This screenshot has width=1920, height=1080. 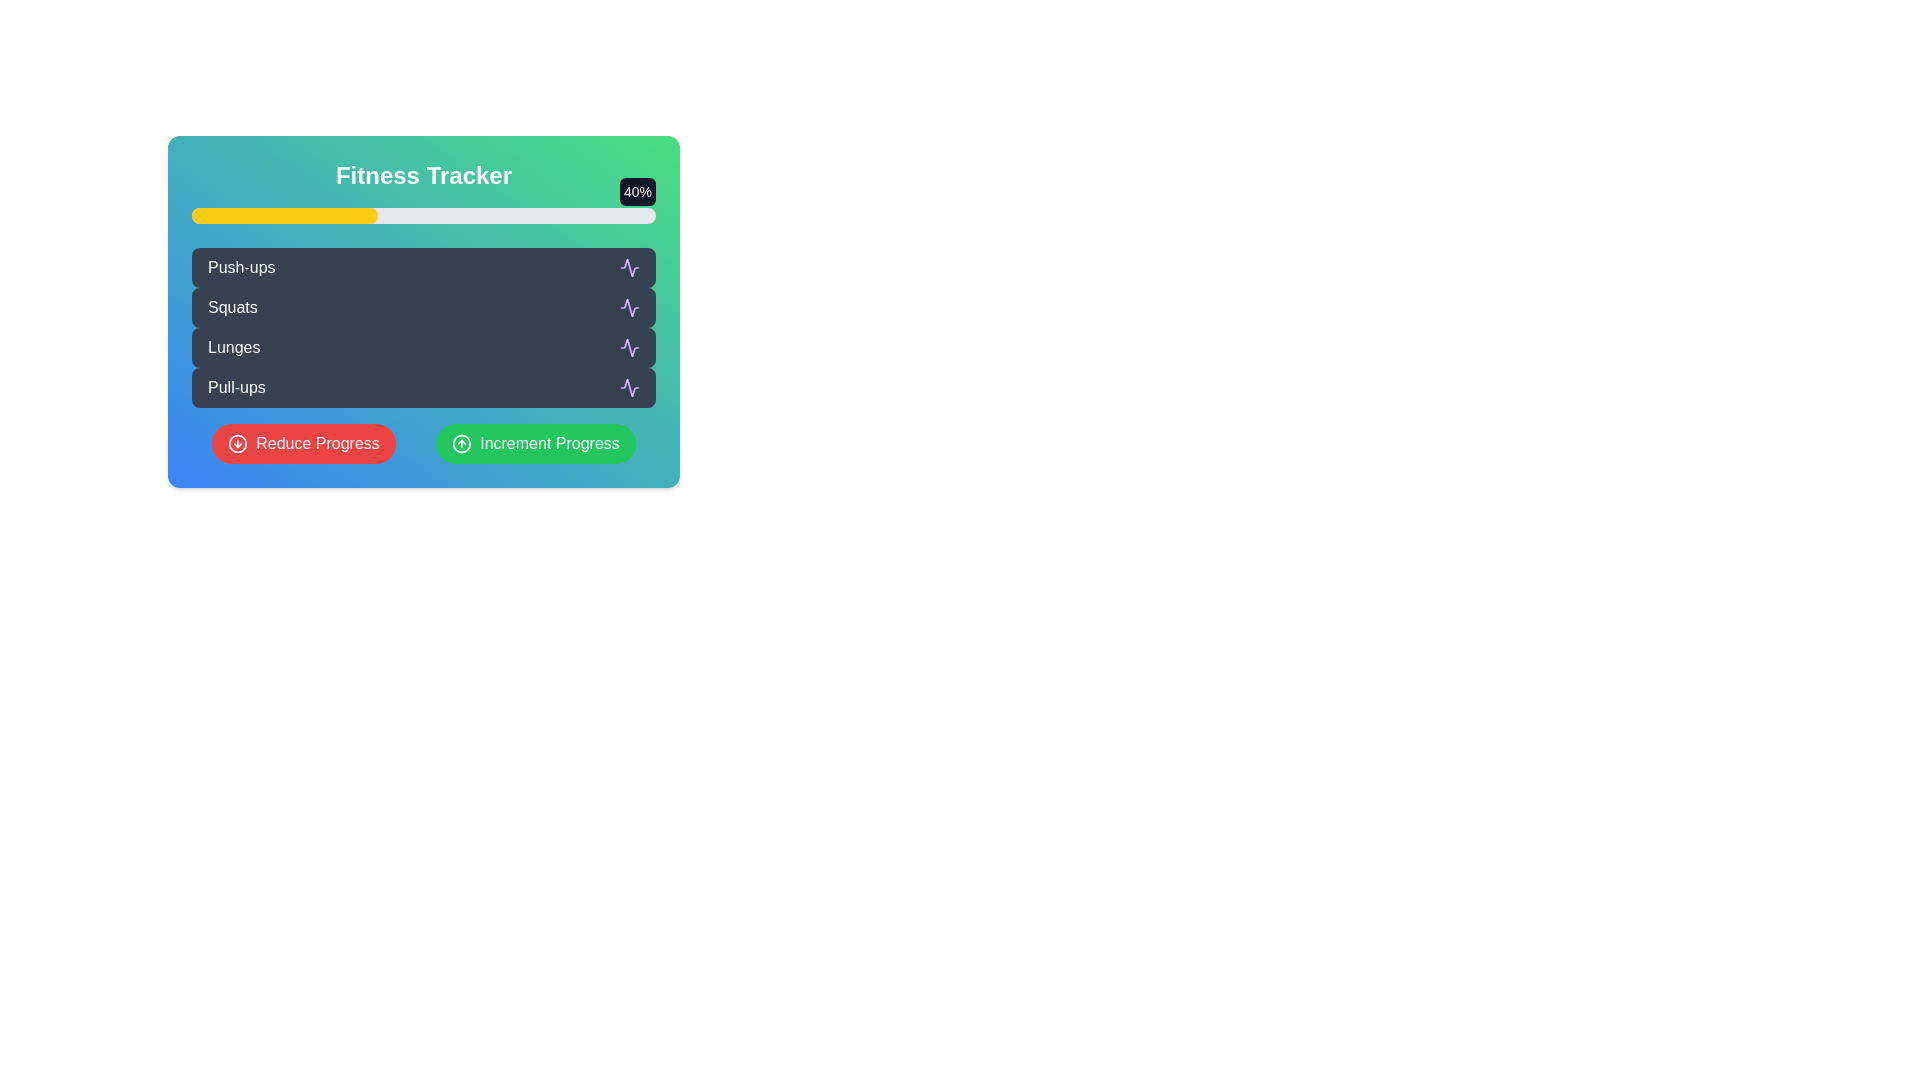 I want to click on the button that reduces the progress value in the tracker, so click(x=302, y=442).